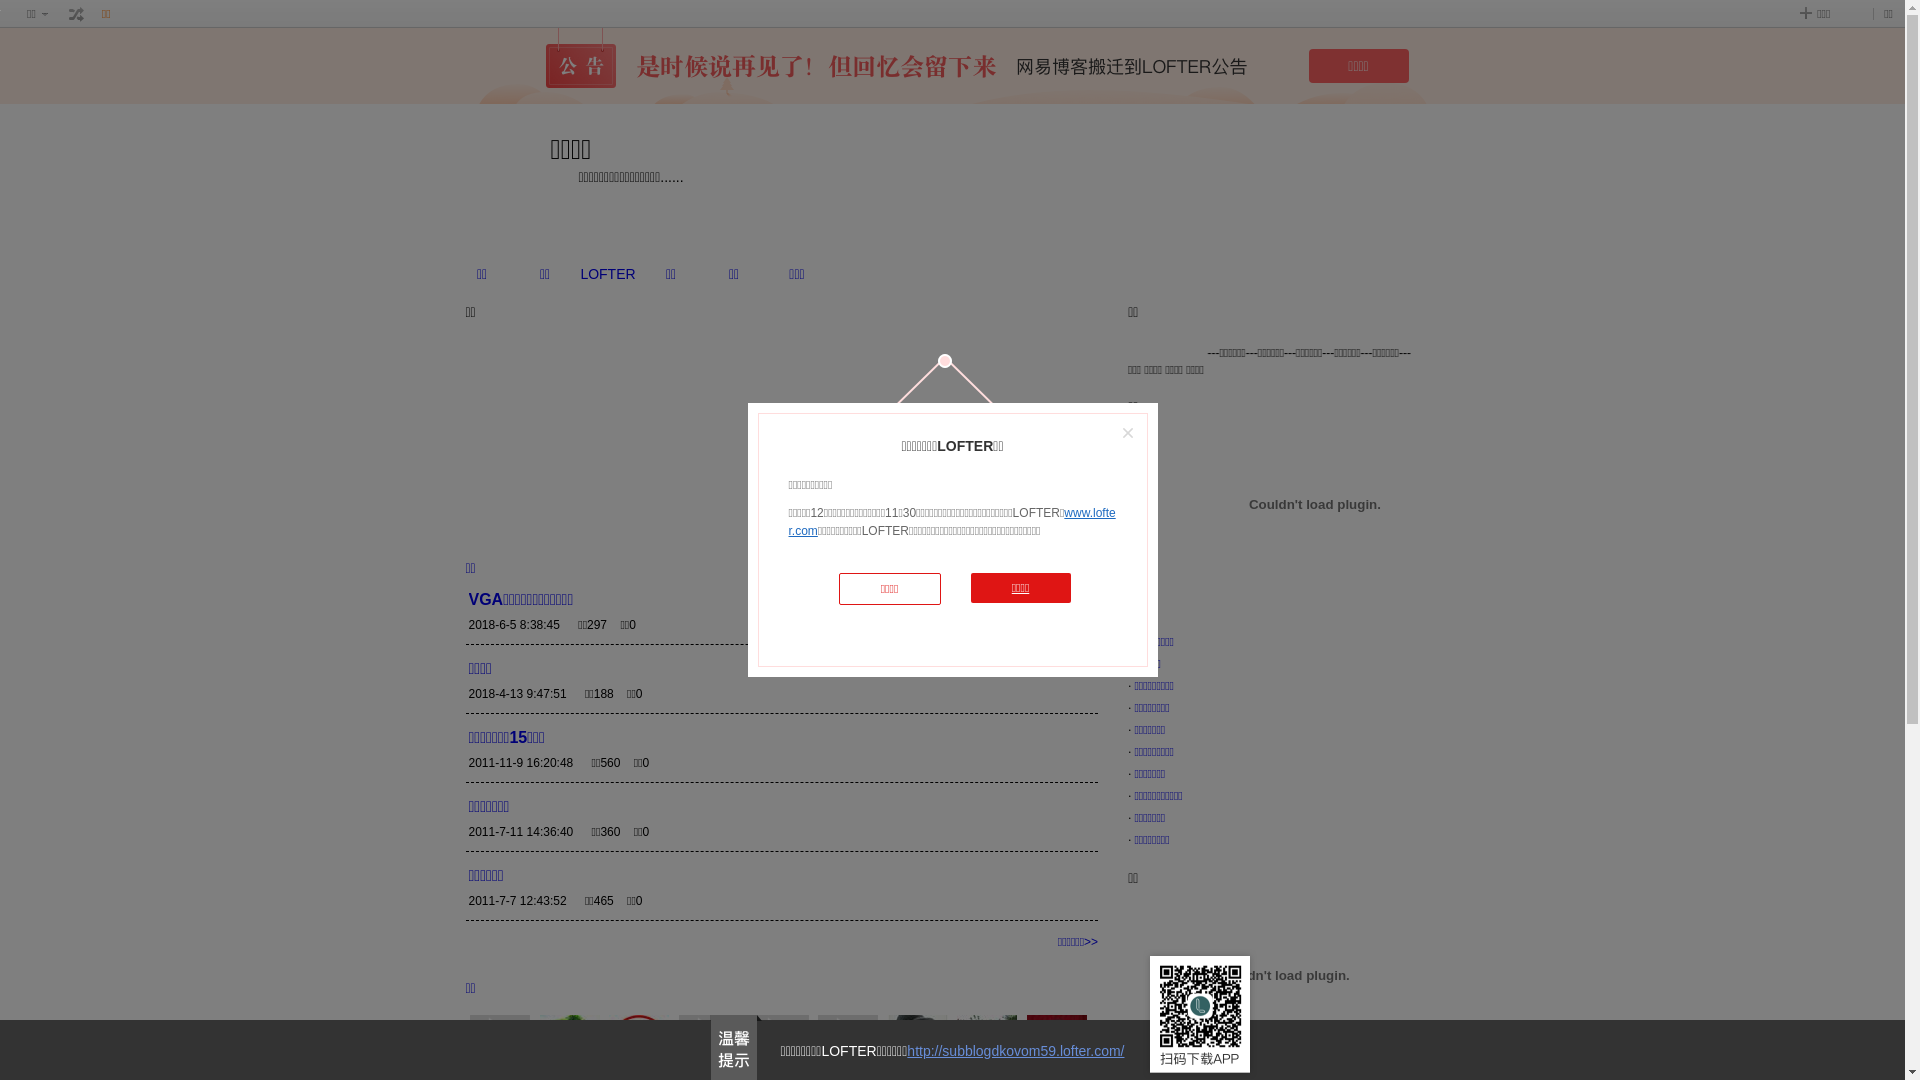  What do you see at coordinates (1015, 1049) in the screenshot?
I see `'http://subblogdkovom59.lofter.com/'` at bounding box center [1015, 1049].